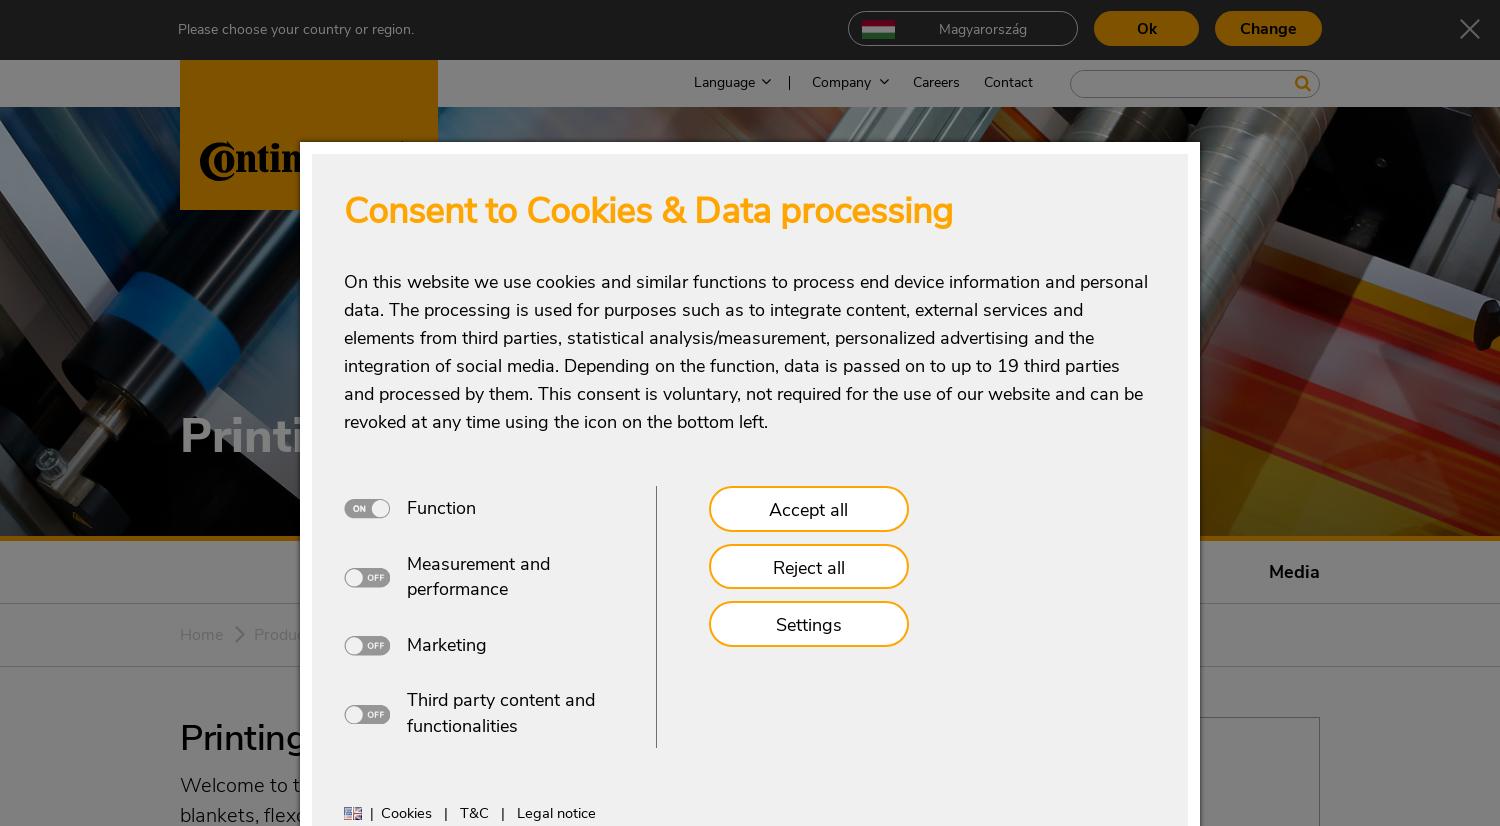  Describe the element at coordinates (477, 574) in the screenshot. I see `'Measurement and performance'` at that location.